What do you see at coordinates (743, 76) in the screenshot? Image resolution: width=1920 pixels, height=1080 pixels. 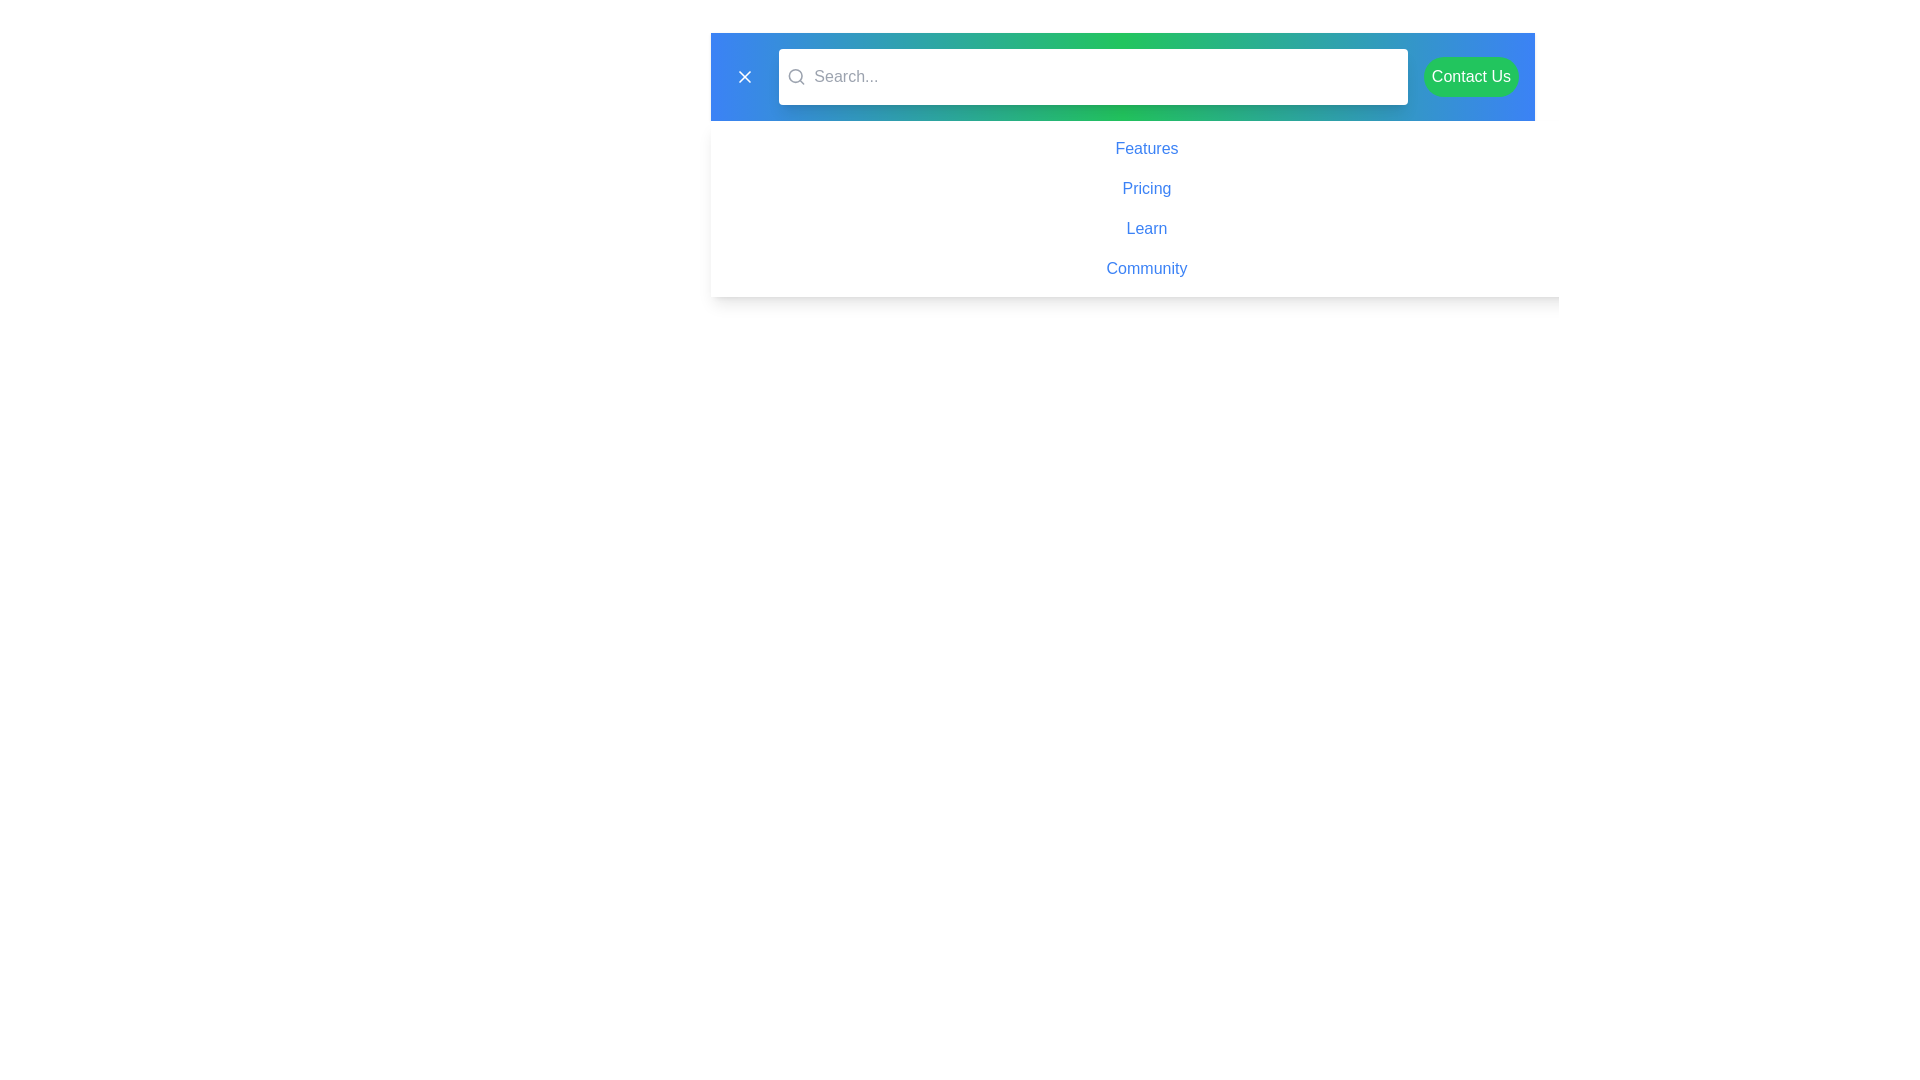 I see `the 'X' icon in the top-left corner of the interface` at bounding box center [743, 76].